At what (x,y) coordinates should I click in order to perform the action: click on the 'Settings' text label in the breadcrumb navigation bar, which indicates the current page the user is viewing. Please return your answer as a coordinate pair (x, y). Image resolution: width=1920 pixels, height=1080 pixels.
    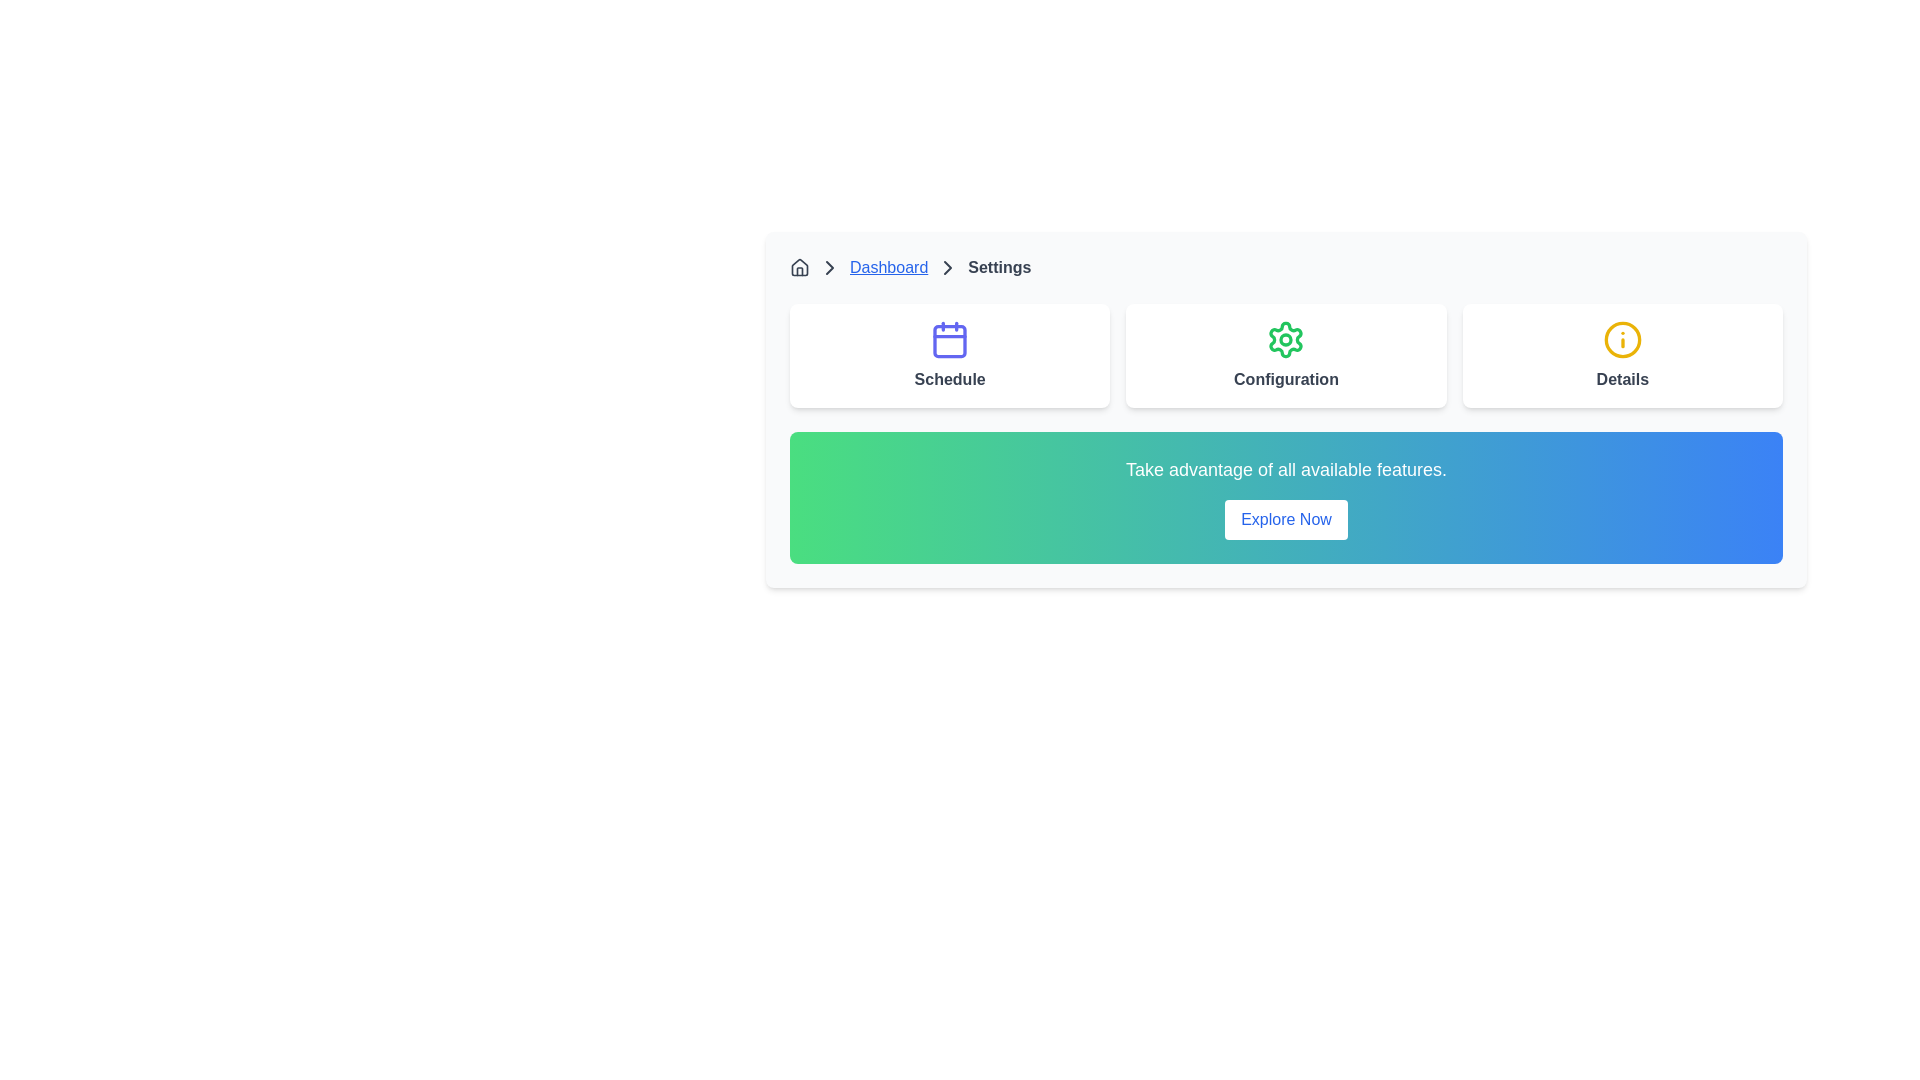
    Looking at the image, I should click on (999, 266).